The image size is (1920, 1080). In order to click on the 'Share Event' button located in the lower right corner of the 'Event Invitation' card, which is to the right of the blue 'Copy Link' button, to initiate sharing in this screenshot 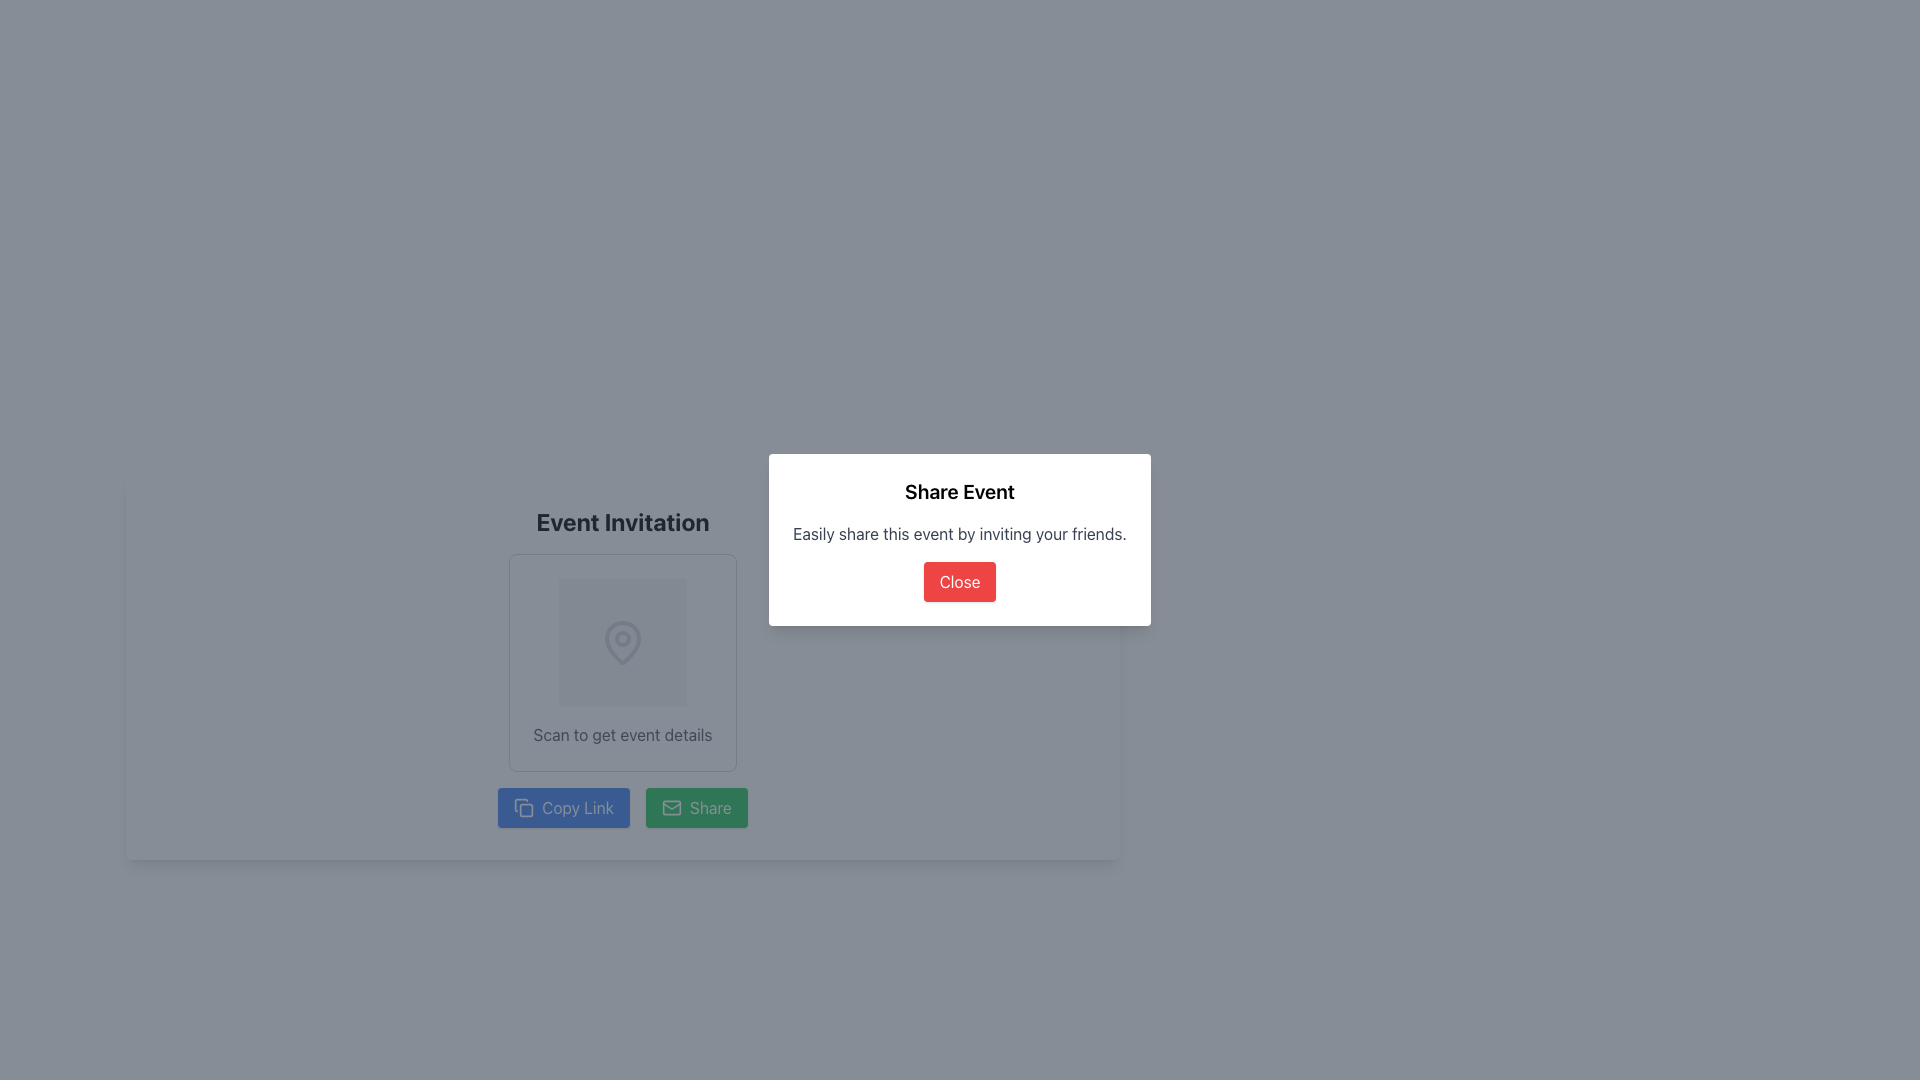, I will do `click(696, 806)`.